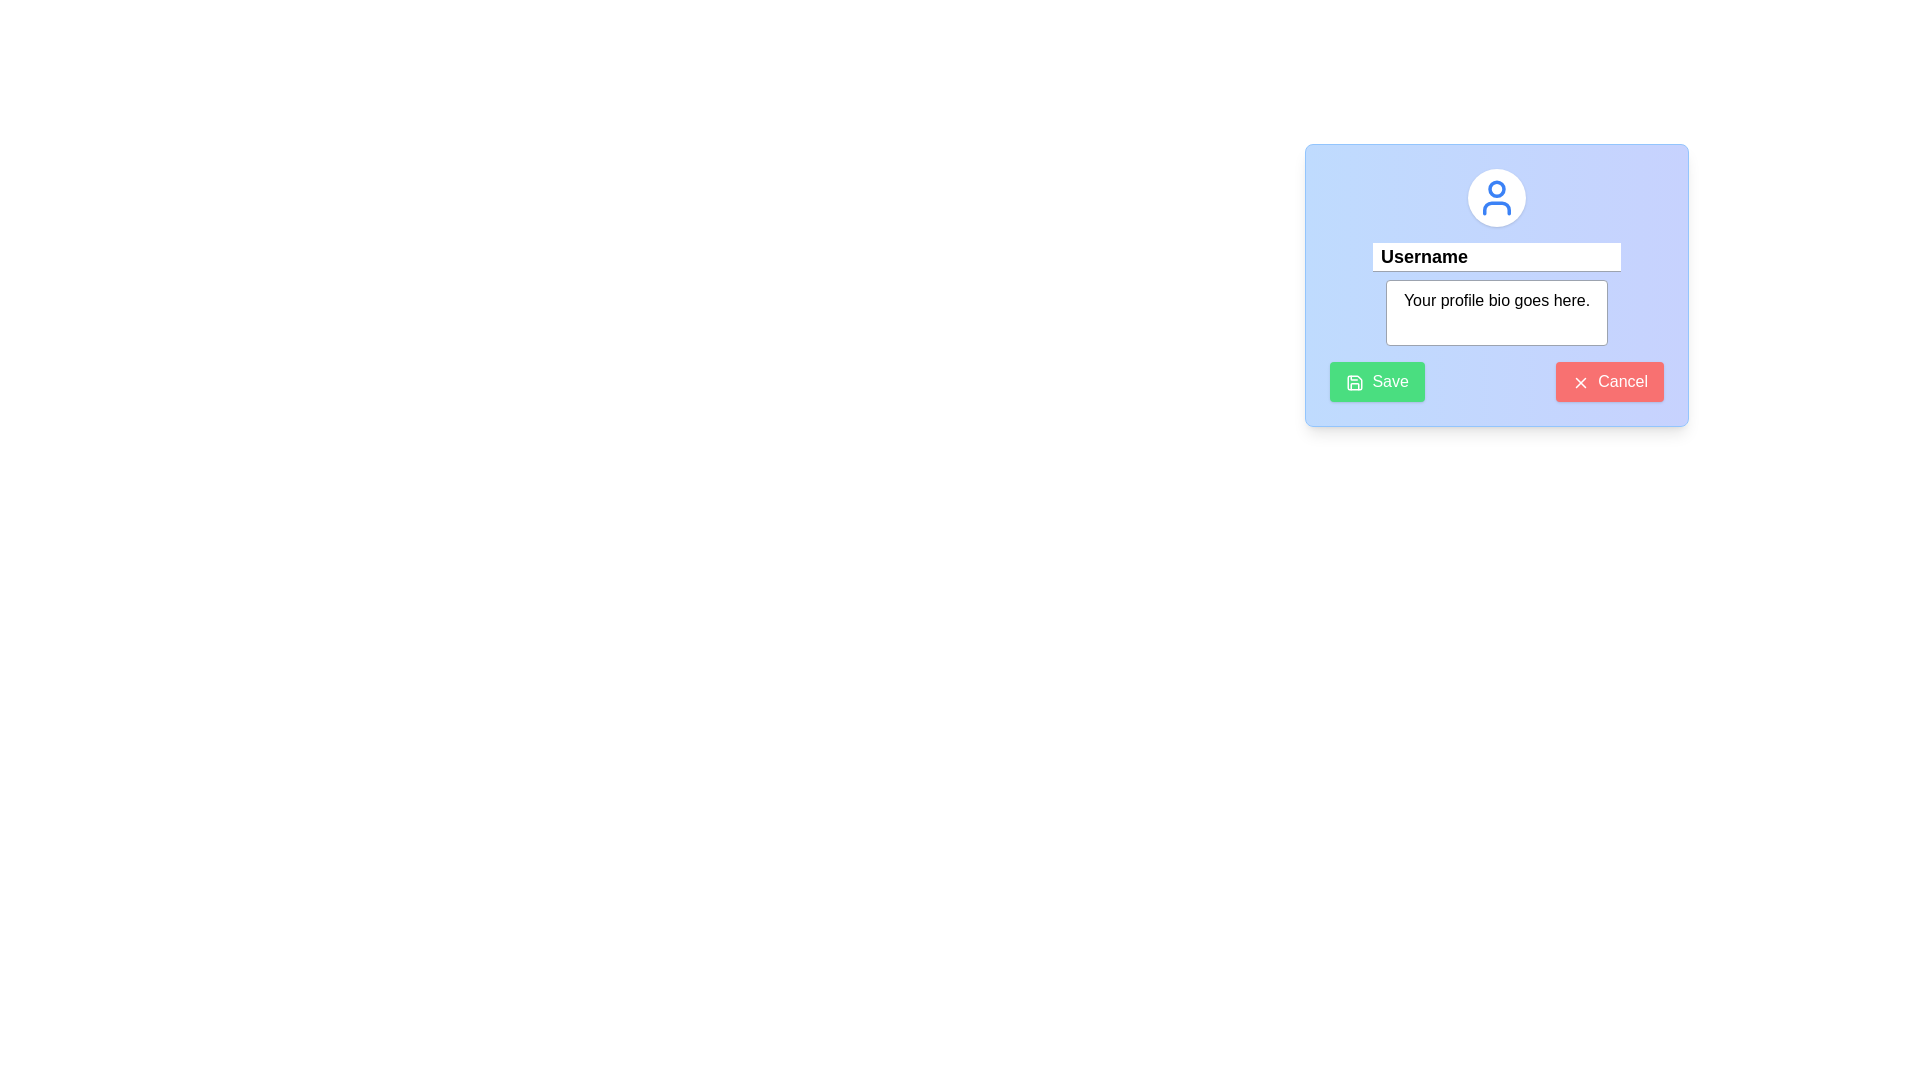  I want to click on the profile bio input text area located centrally in the modal card, positioned below the 'Username' text field and above the 'Save' and 'Cancel' buttons, so click(1497, 294).